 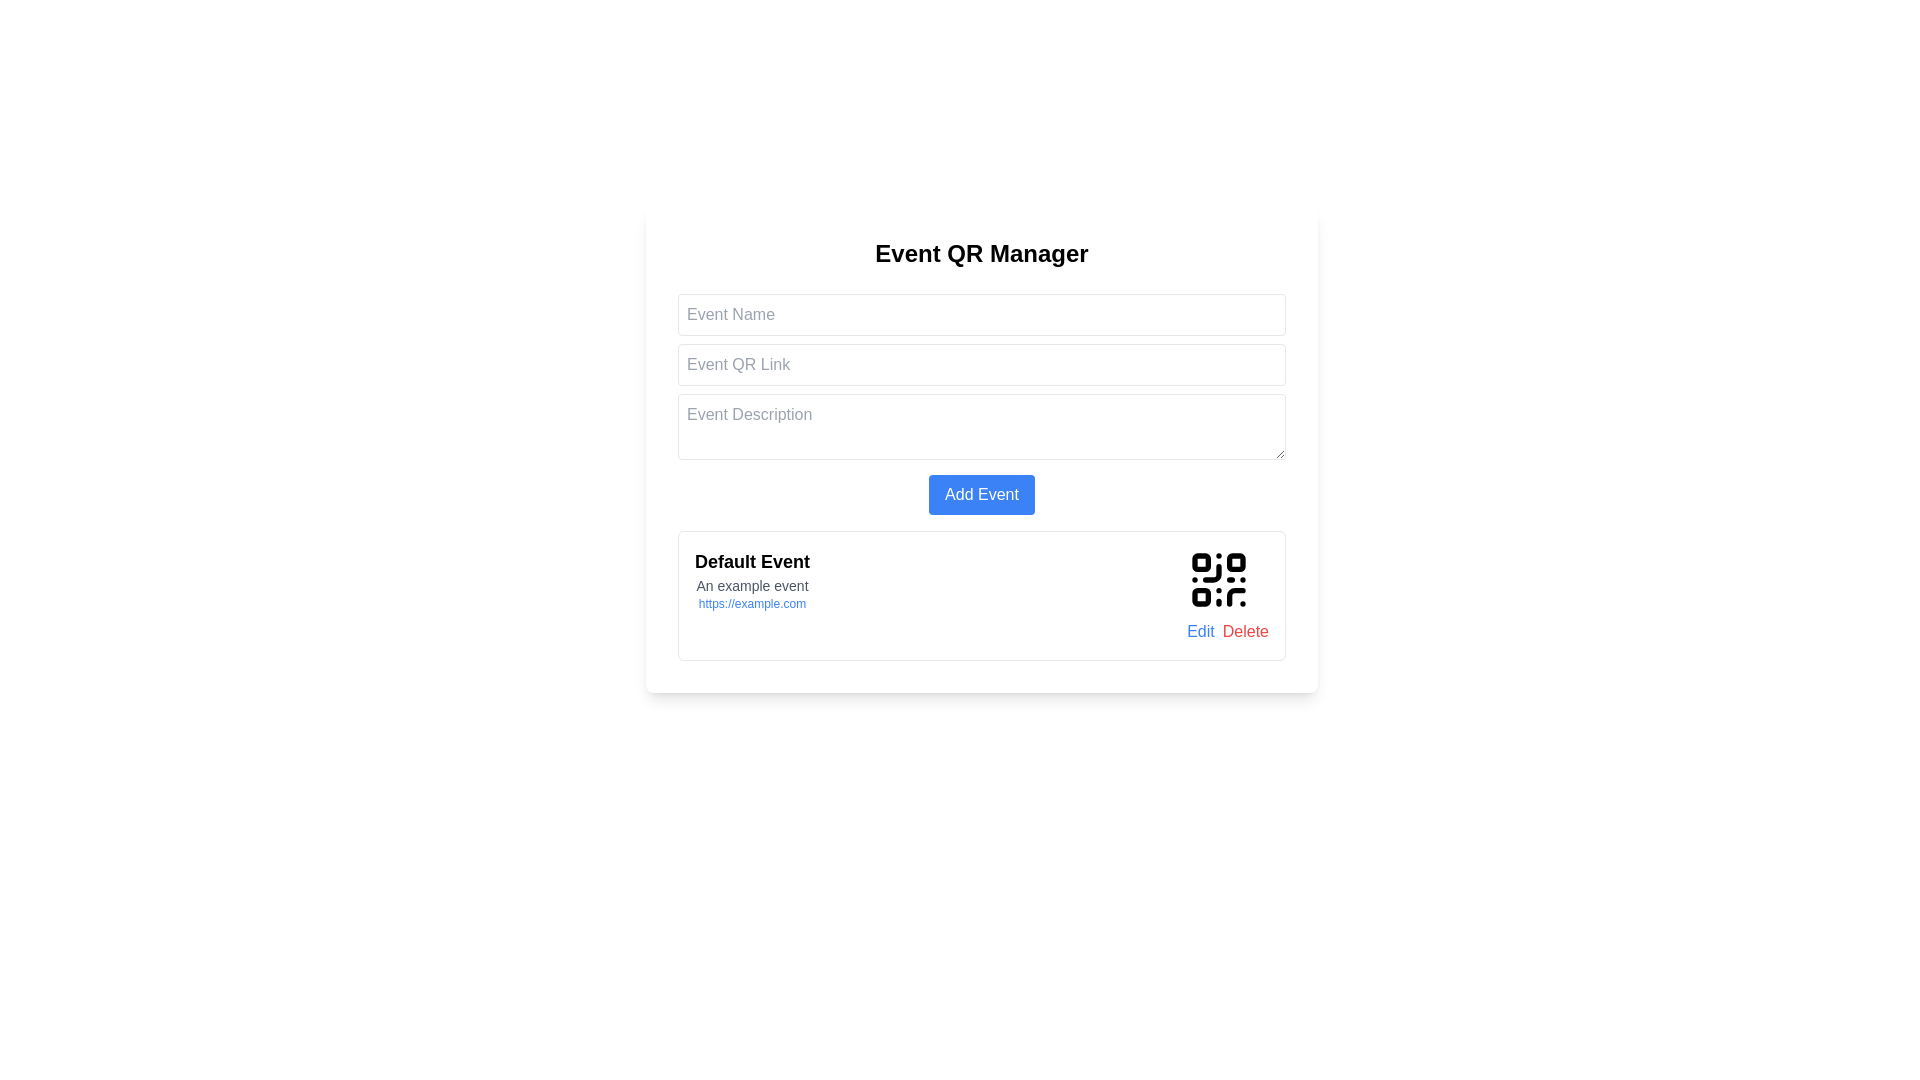 What do you see at coordinates (1227, 632) in the screenshot?
I see `the 'Delete' button in the horizontal button group located in the bottom-right section of the event card` at bounding box center [1227, 632].